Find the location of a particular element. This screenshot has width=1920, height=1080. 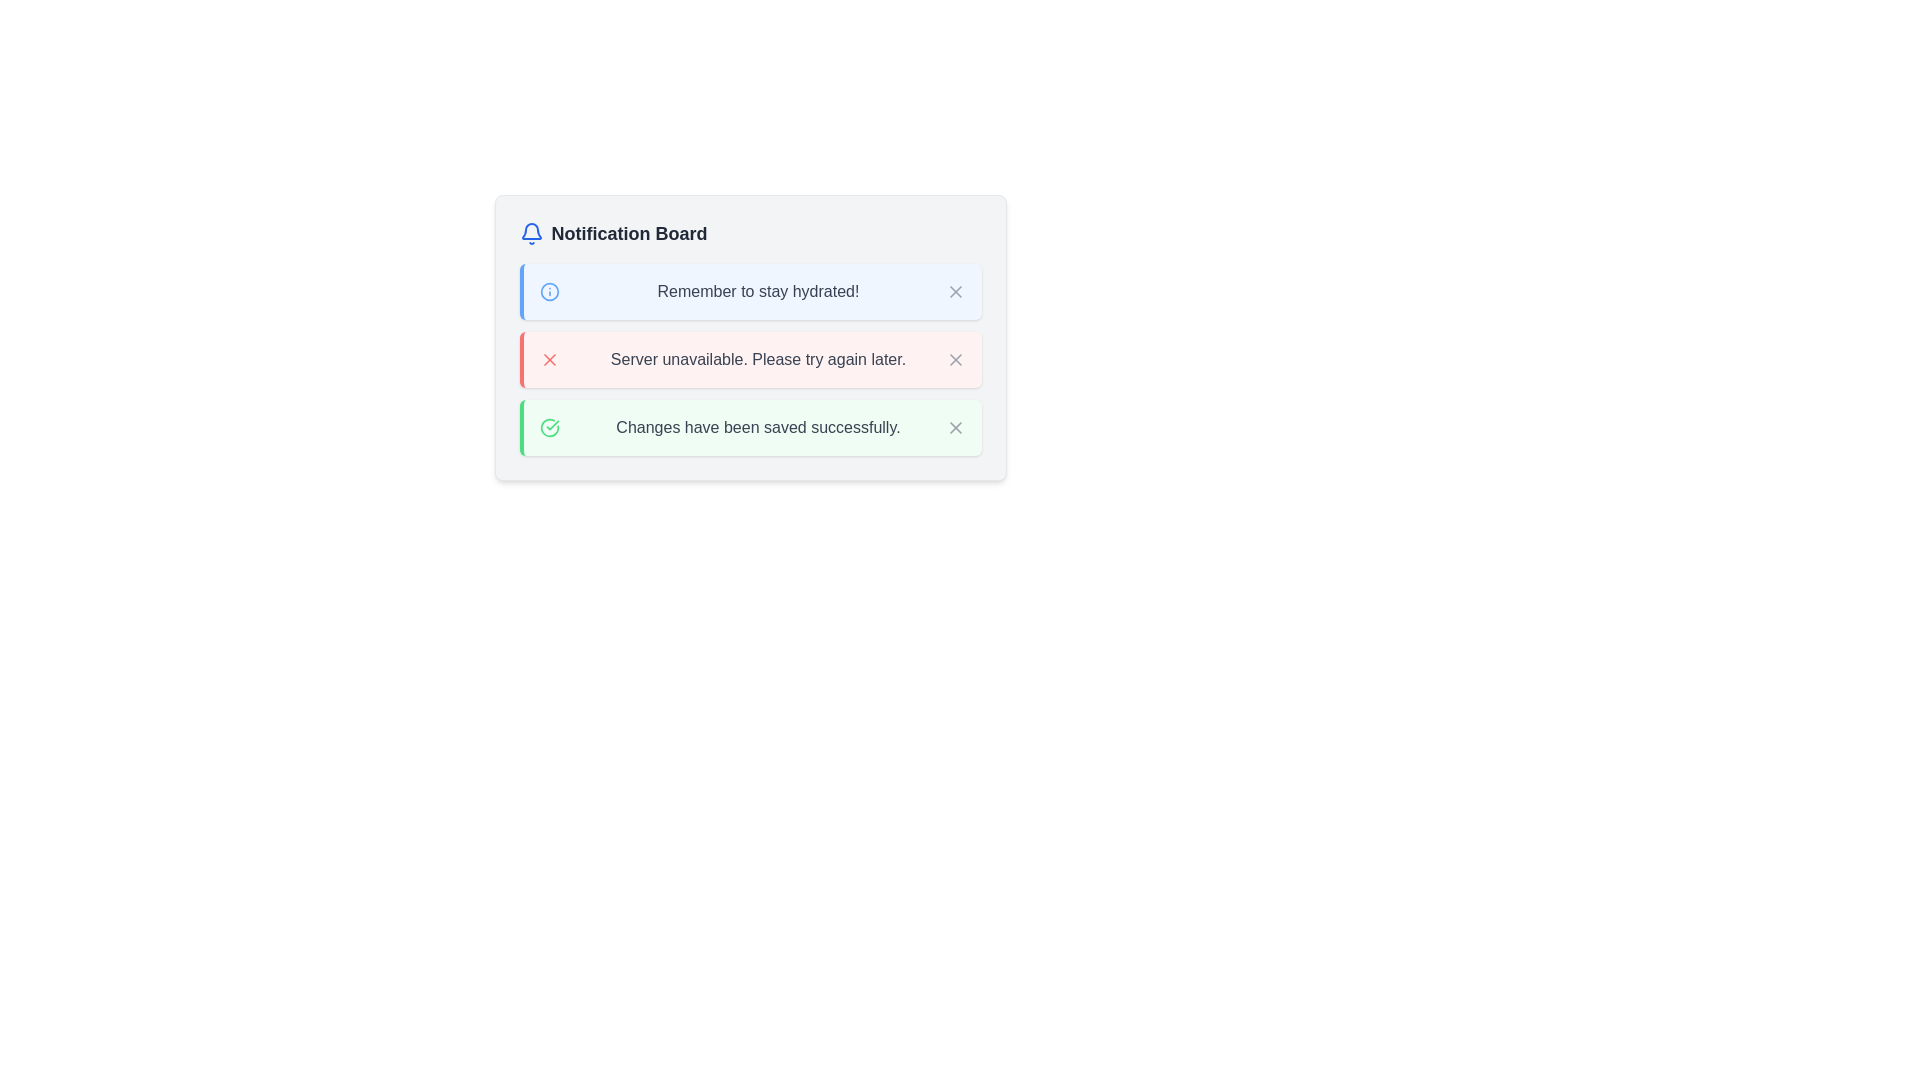

the dismiss icon (cross) located on the far right of the third notification row is located at coordinates (954, 427).